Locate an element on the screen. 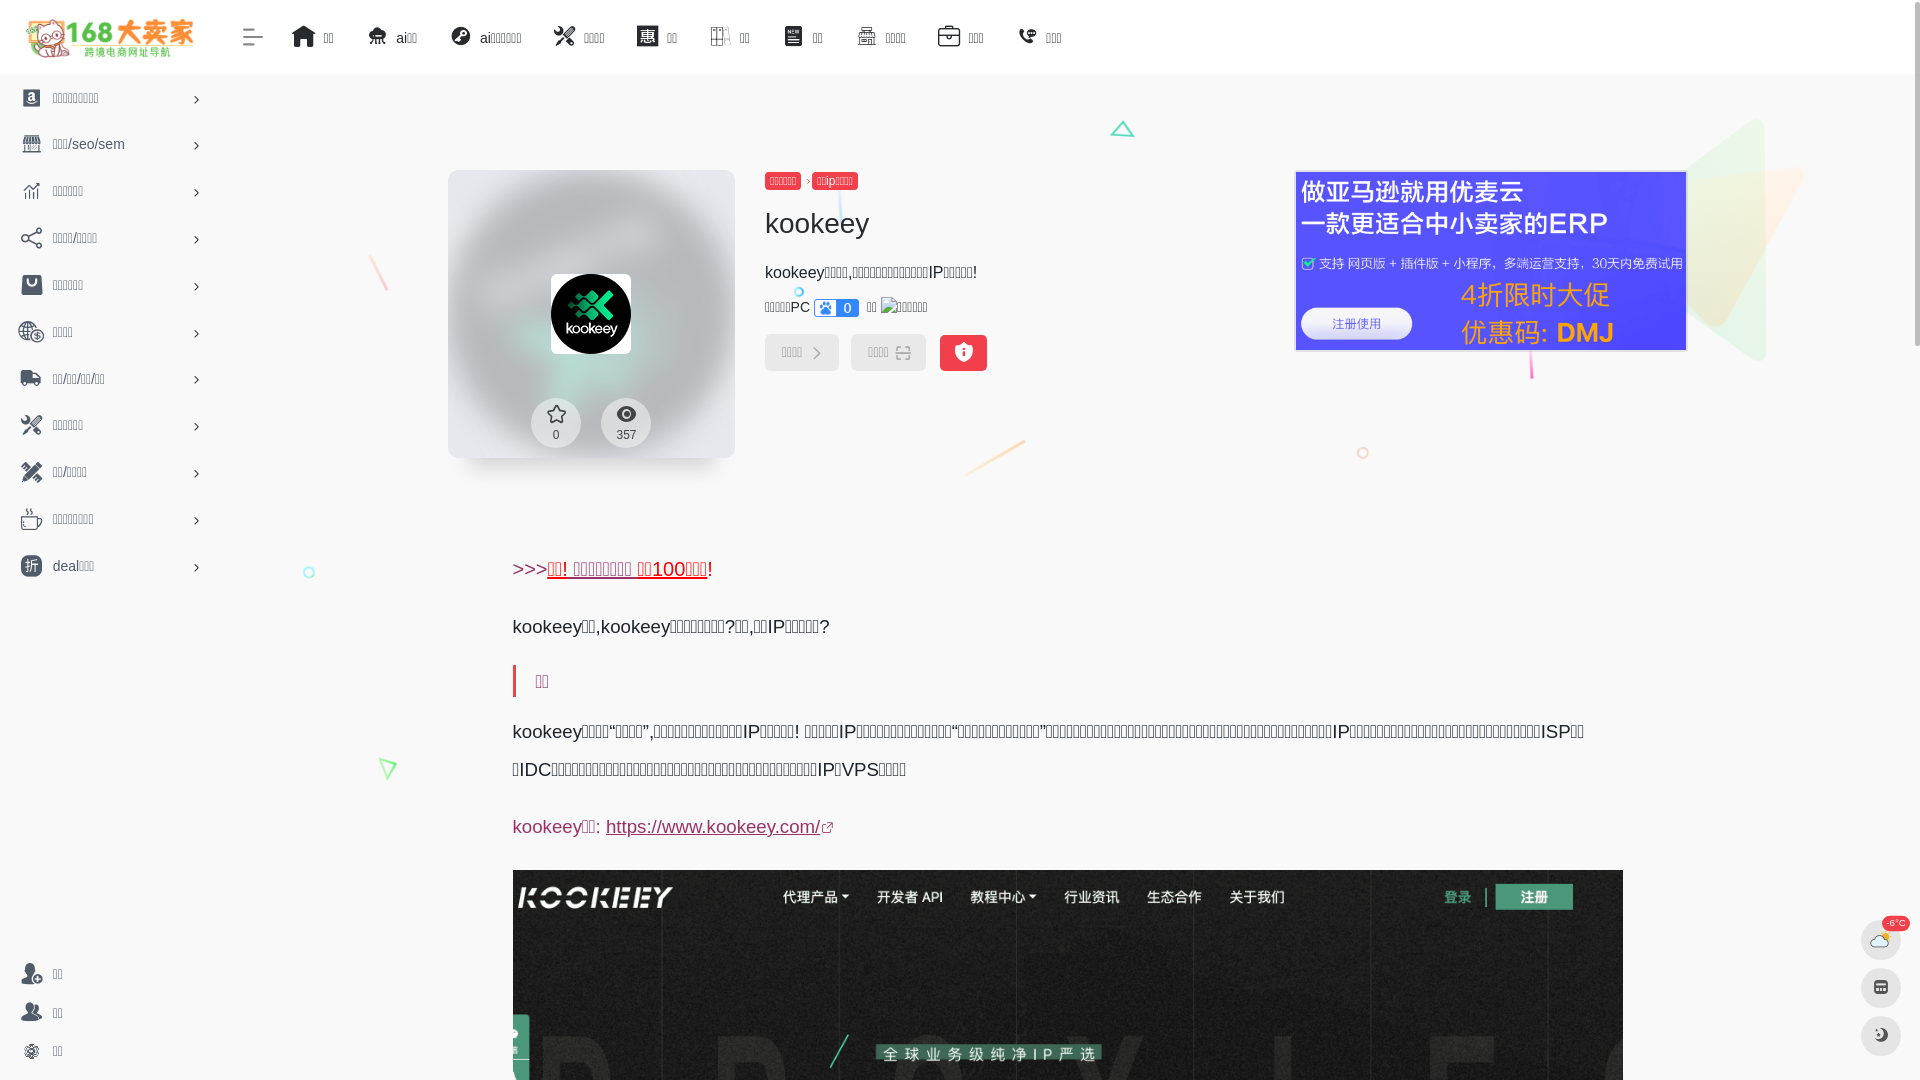 The image size is (1920, 1080). 'https://www.kookeey.com/' is located at coordinates (721, 826).